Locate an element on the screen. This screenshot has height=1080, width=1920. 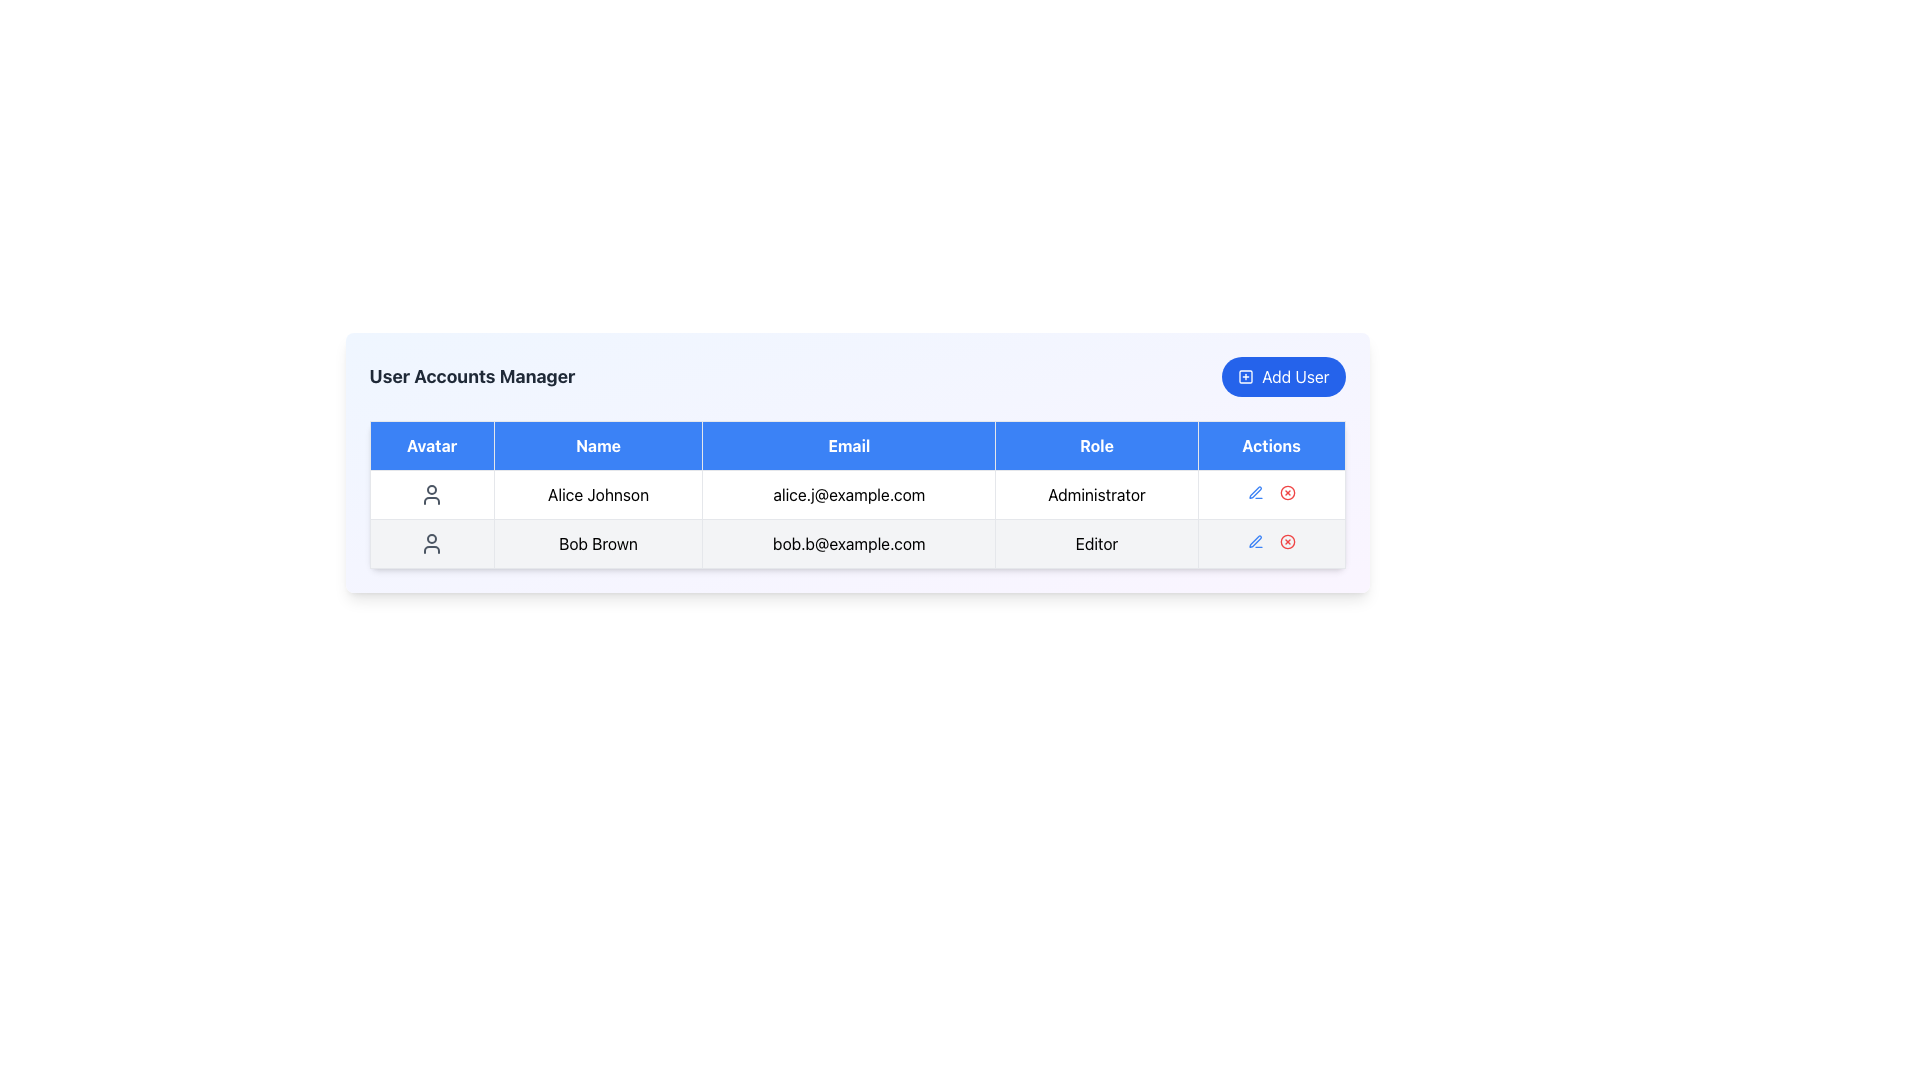
the Text Label displaying 'Bob Brown' in the User Accounts Manager table, located in the second row, second column under the 'Name' header is located at coordinates (597, 543).